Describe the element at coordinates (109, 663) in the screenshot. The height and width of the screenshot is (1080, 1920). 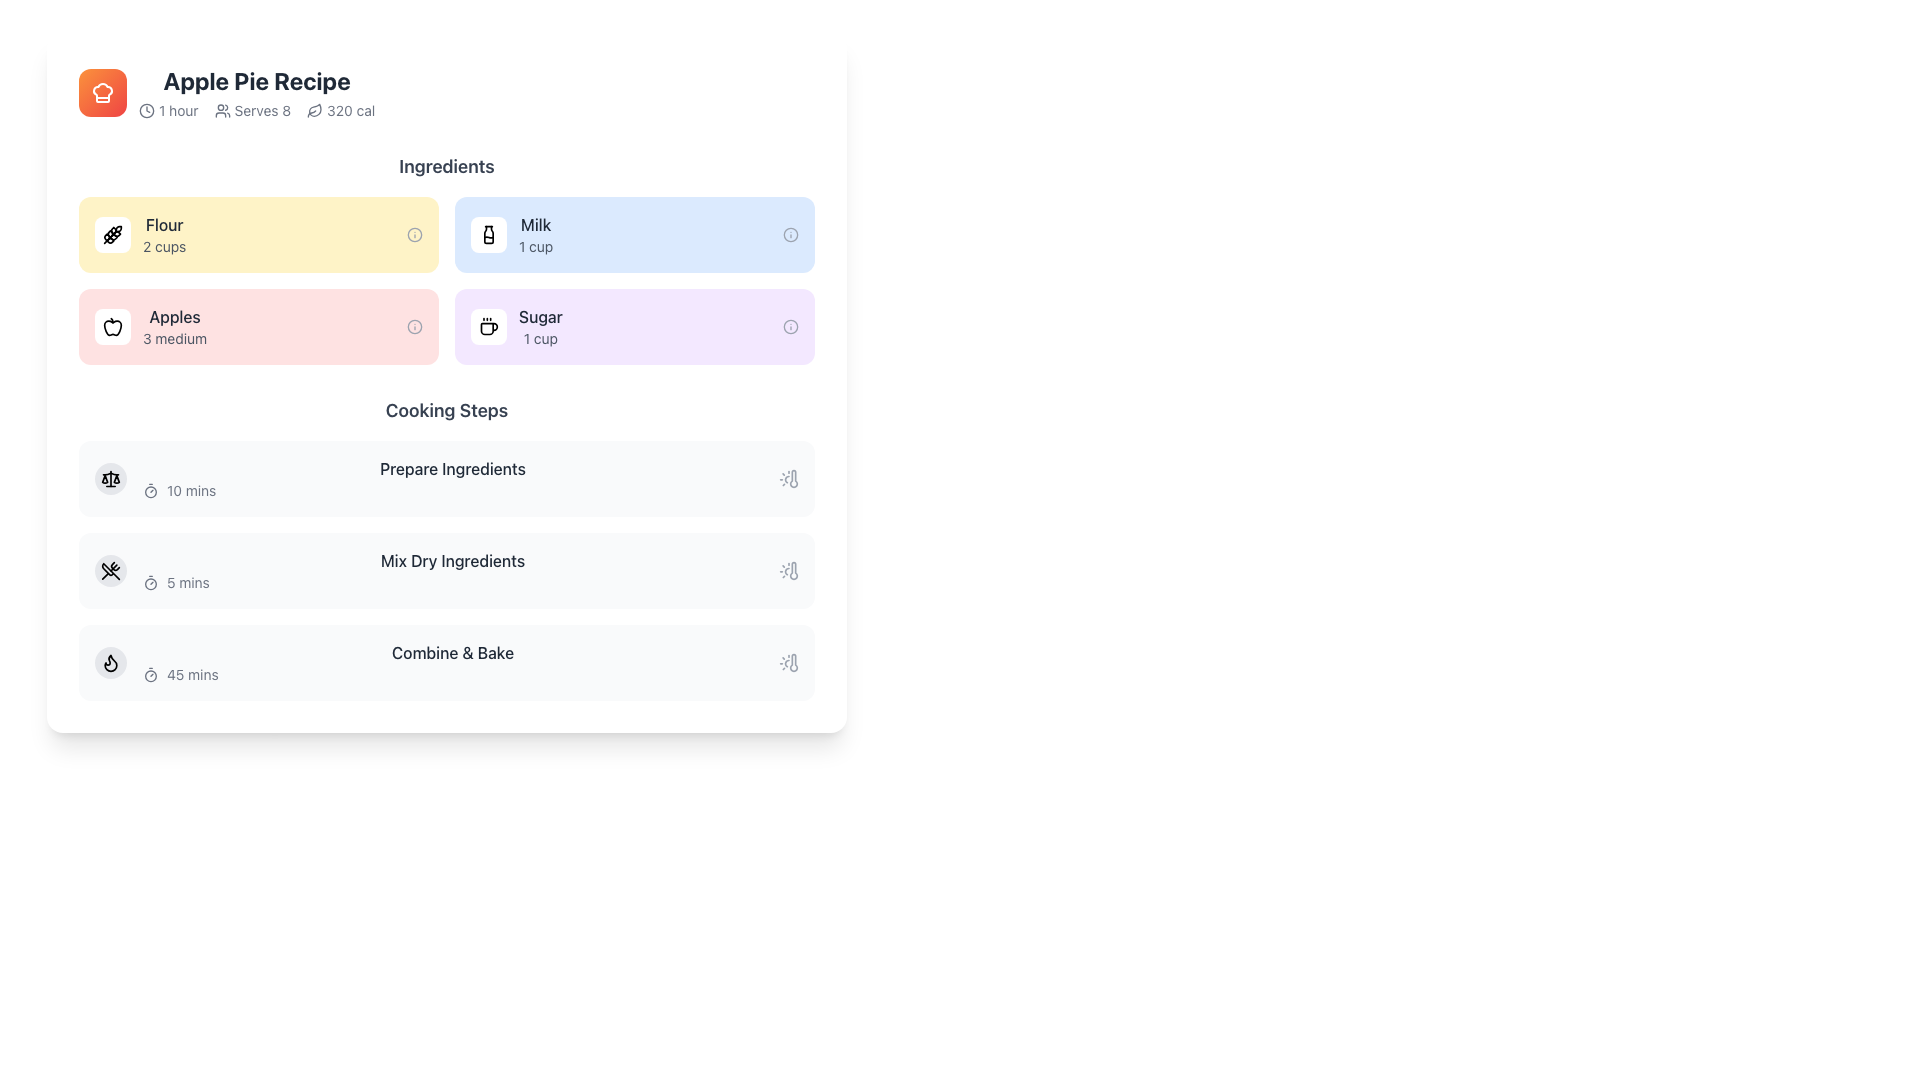
I see `the circular icon with a flame symbol inside` at that location.